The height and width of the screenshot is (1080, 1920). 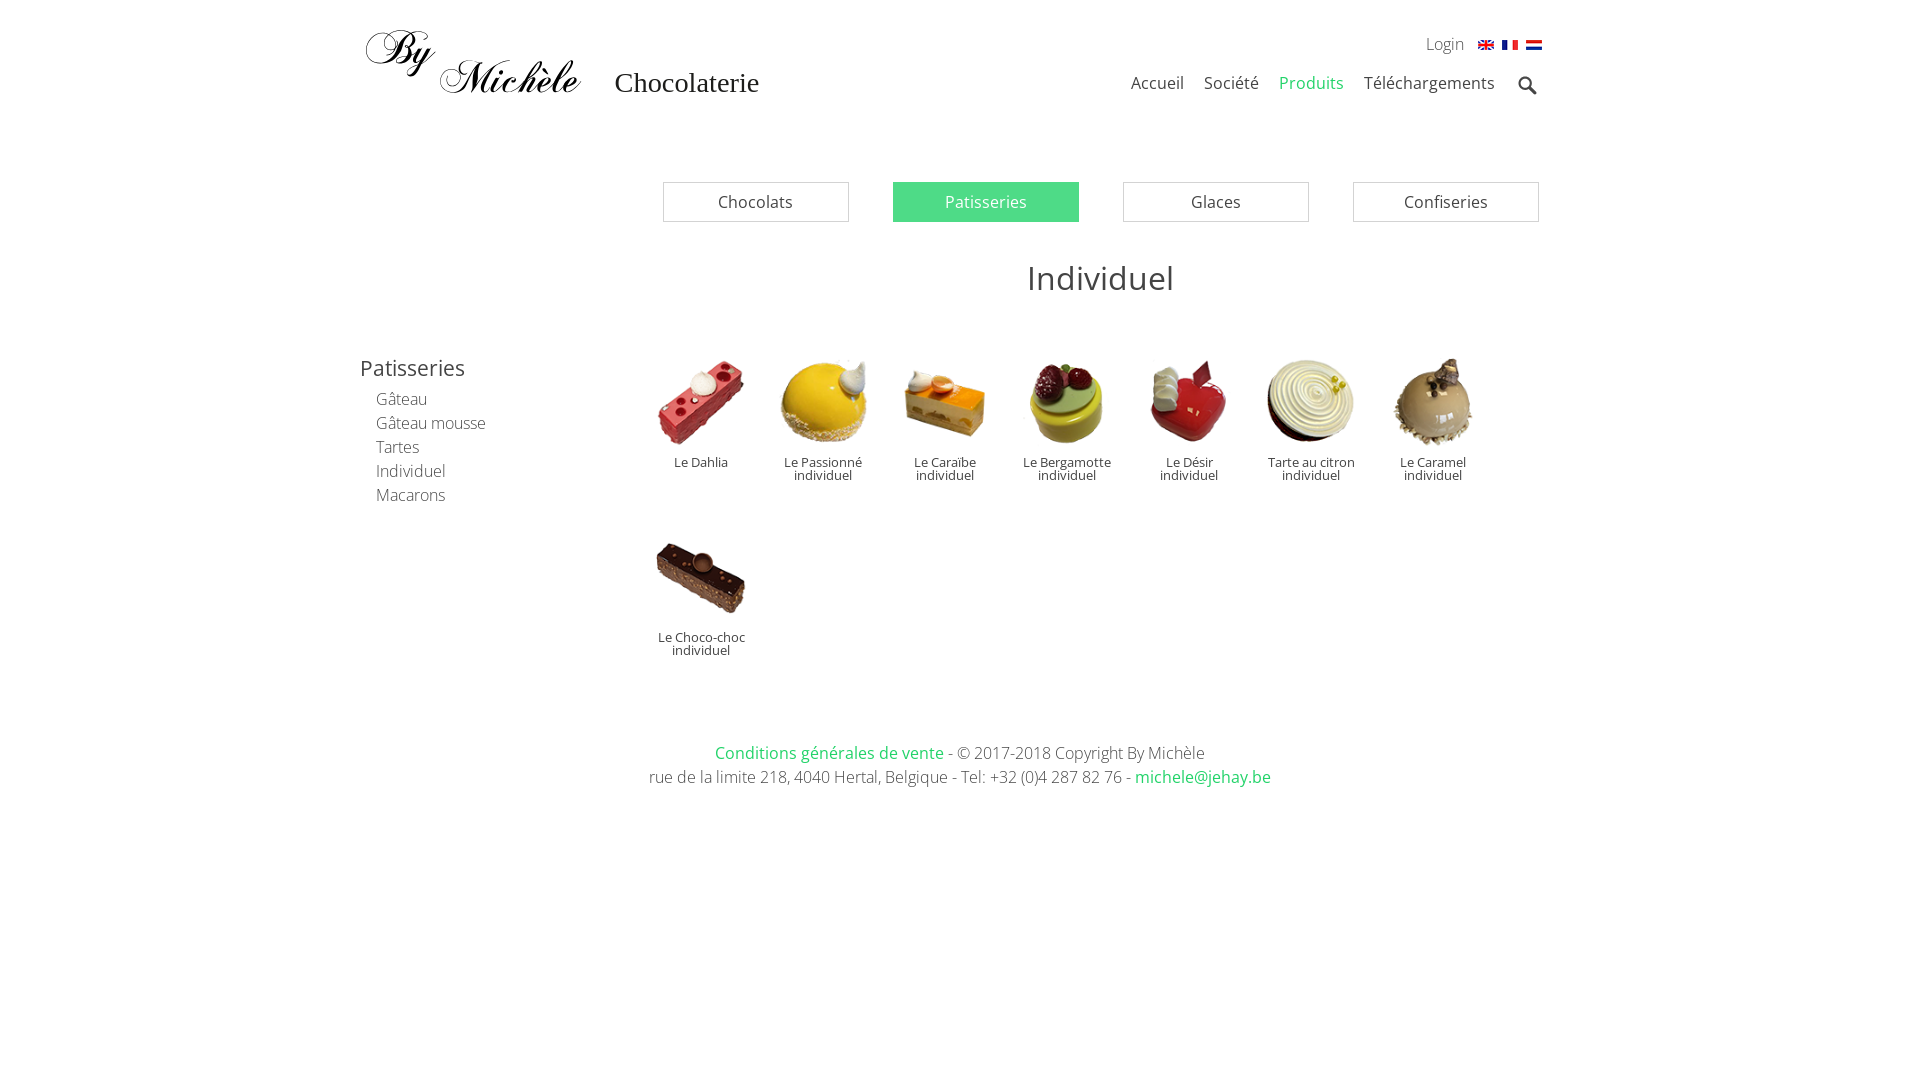 I want to click on 'Confiseries', so click(x=1445, y=201).